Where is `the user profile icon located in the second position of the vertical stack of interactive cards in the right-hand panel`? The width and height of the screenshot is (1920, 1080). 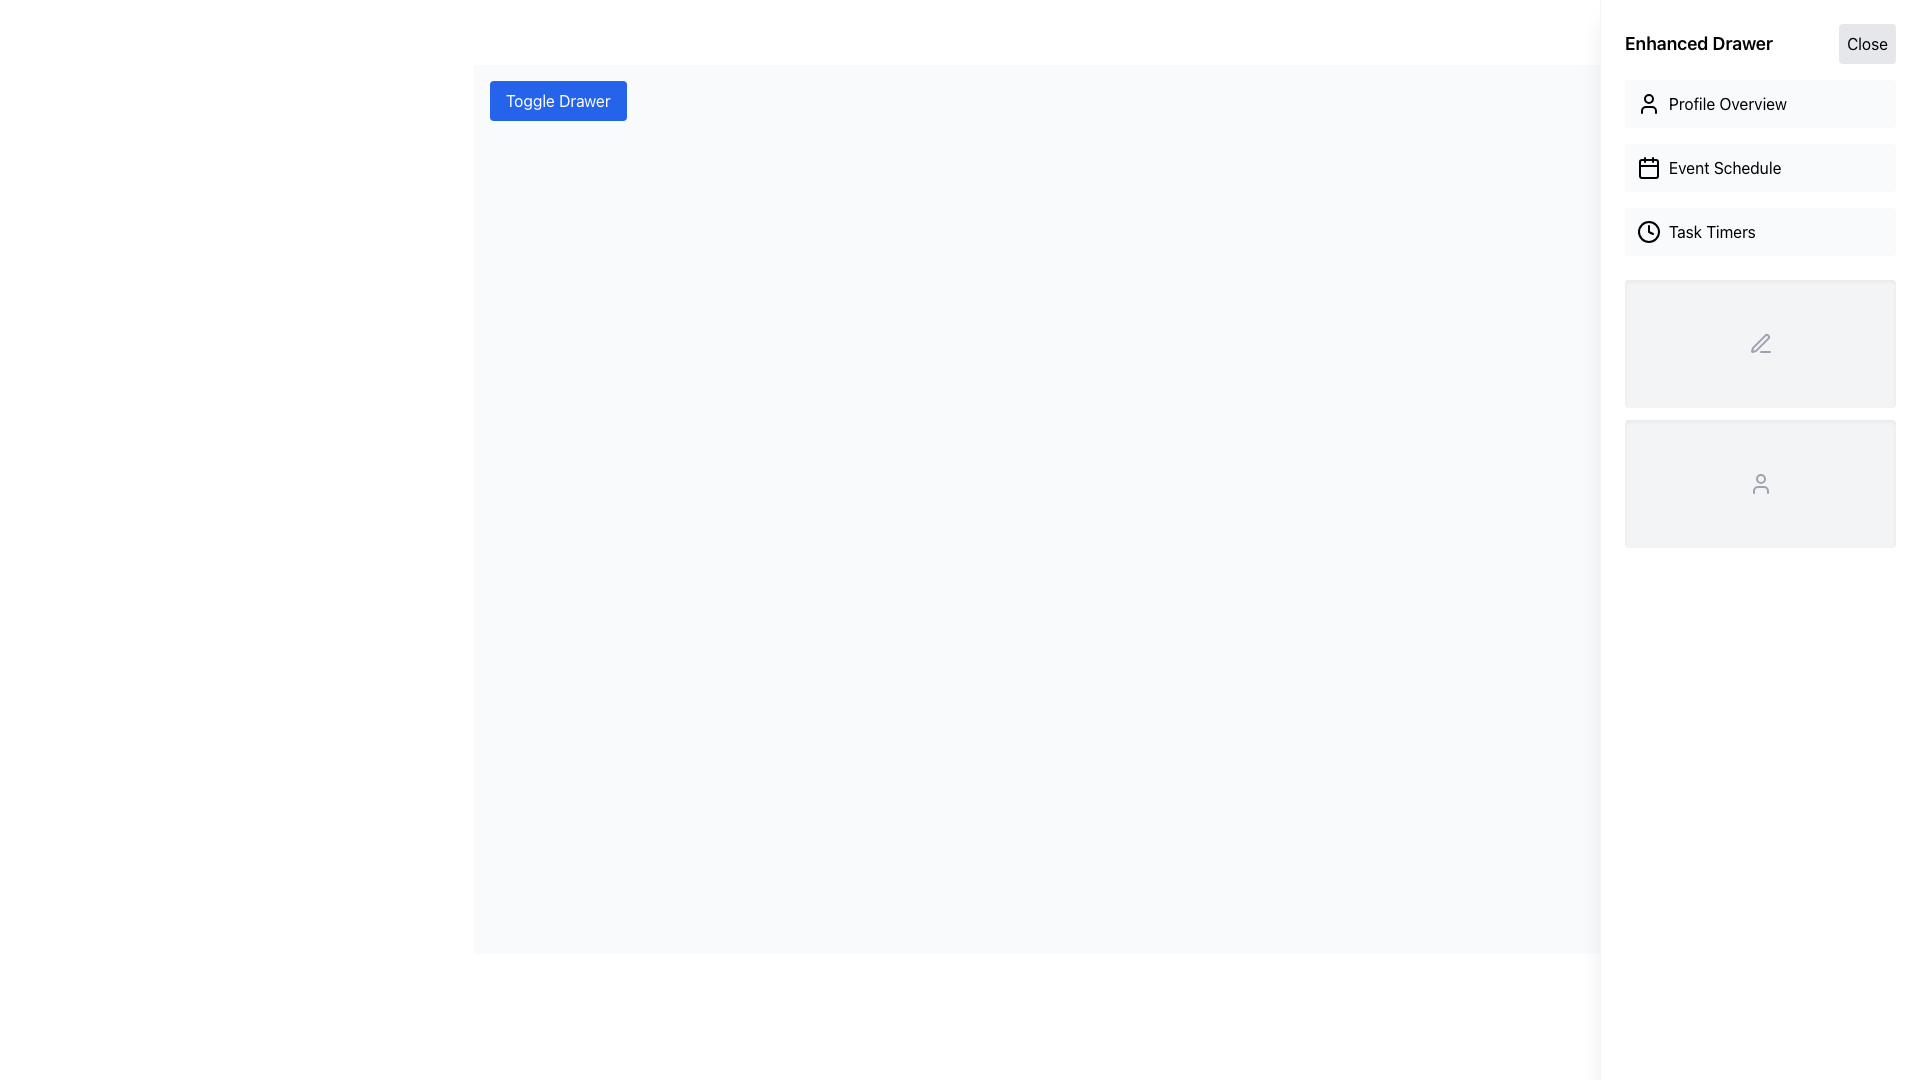 the user profile icon located in the second position of the vertical stack of interactive cards in the right-hand panel is located at coordinates (1760, 483).